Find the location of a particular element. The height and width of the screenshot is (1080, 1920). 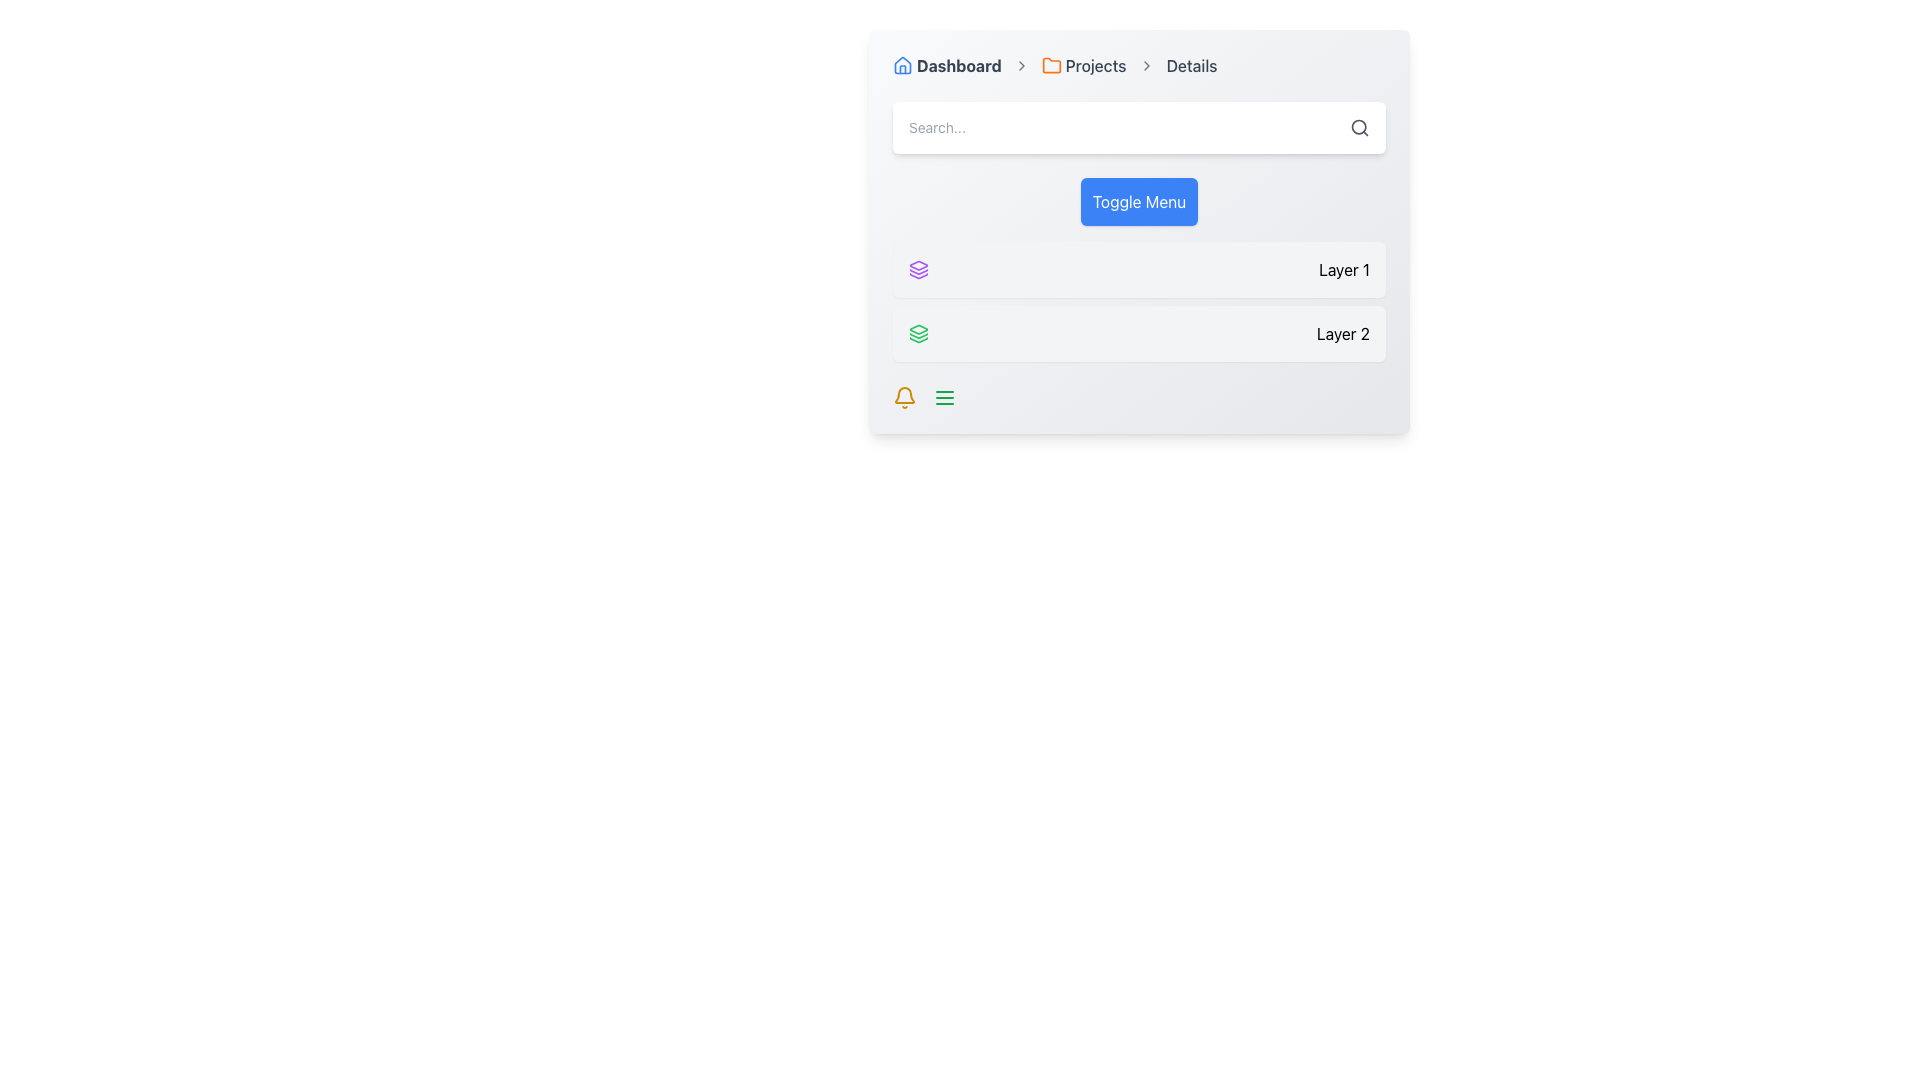

the orange-colored folder icon in the breadcrumb navigation bar, located is located at coordinates (1050, 64).